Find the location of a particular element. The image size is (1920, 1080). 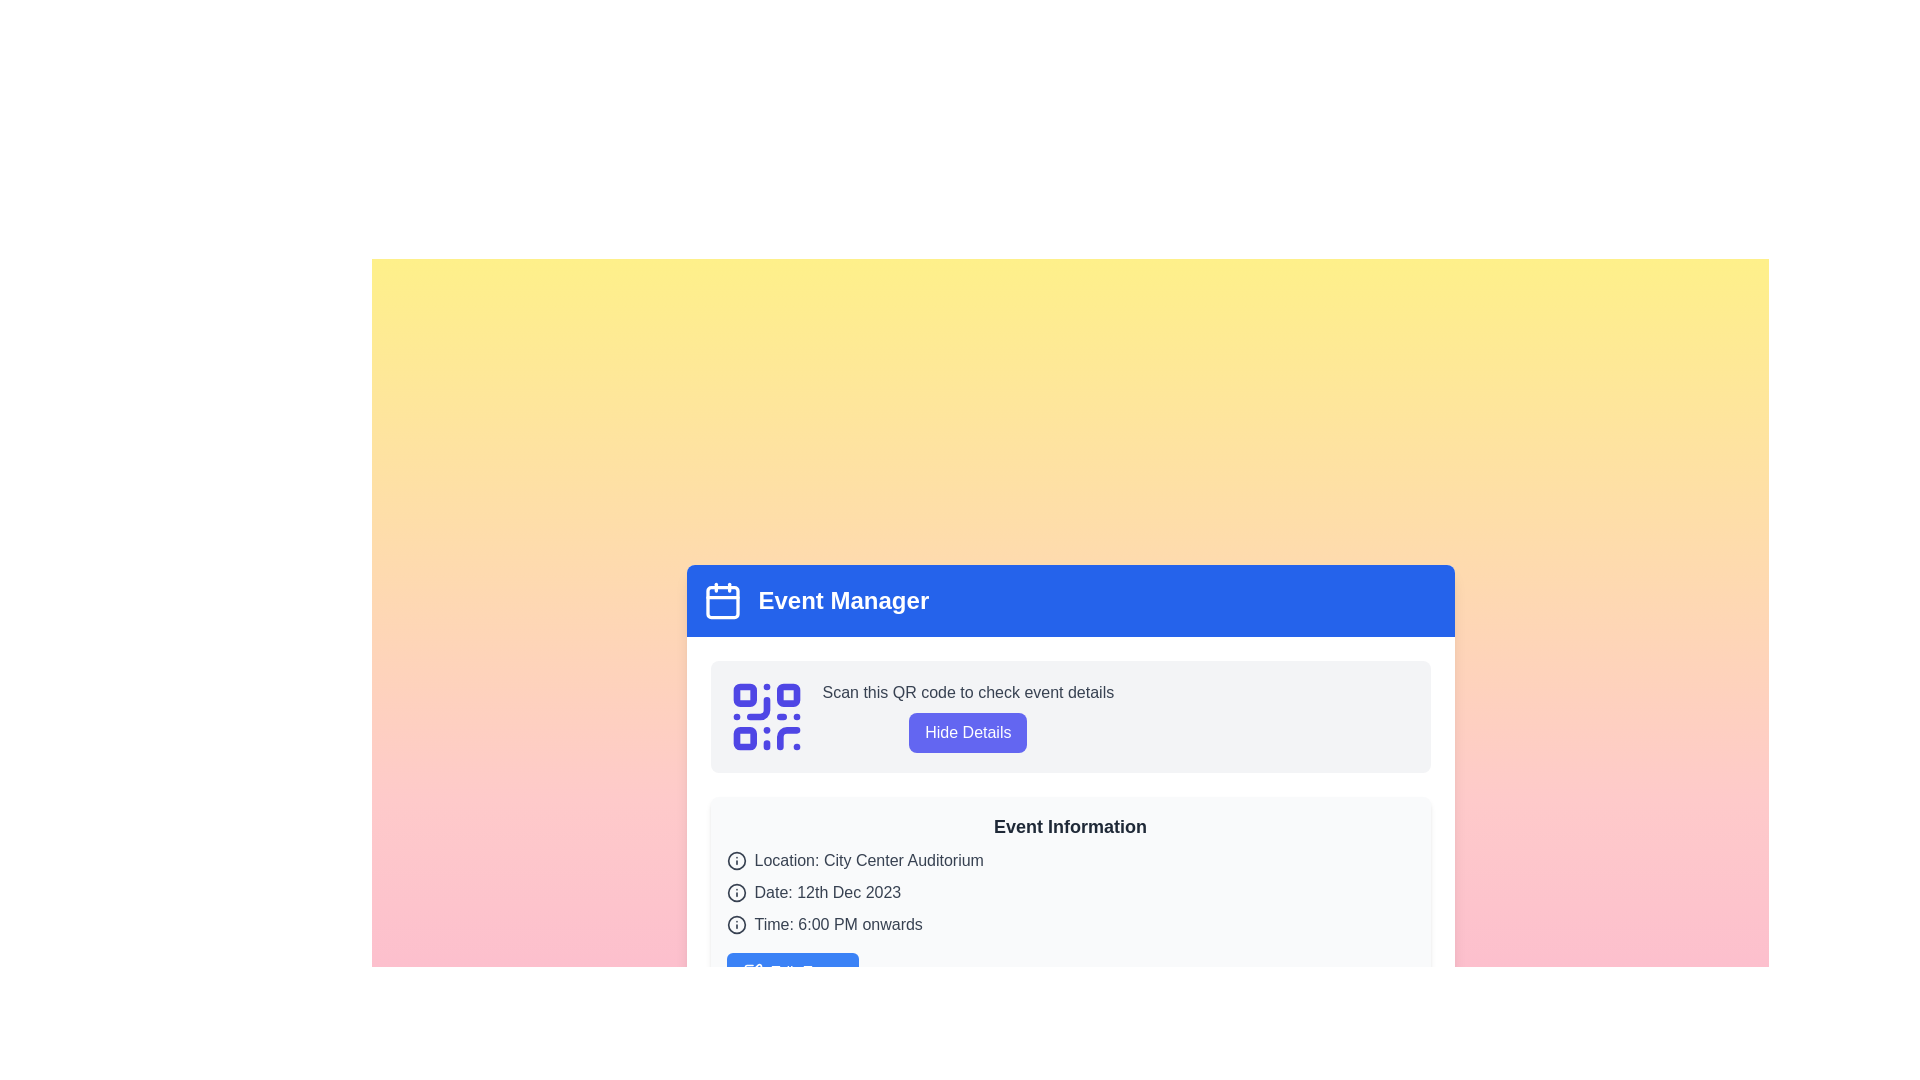

the calendar icon on the left side of the blue bar in the 'Event Manager' section, which features a white outline on a blue square background is located at coordinates (721, 600).